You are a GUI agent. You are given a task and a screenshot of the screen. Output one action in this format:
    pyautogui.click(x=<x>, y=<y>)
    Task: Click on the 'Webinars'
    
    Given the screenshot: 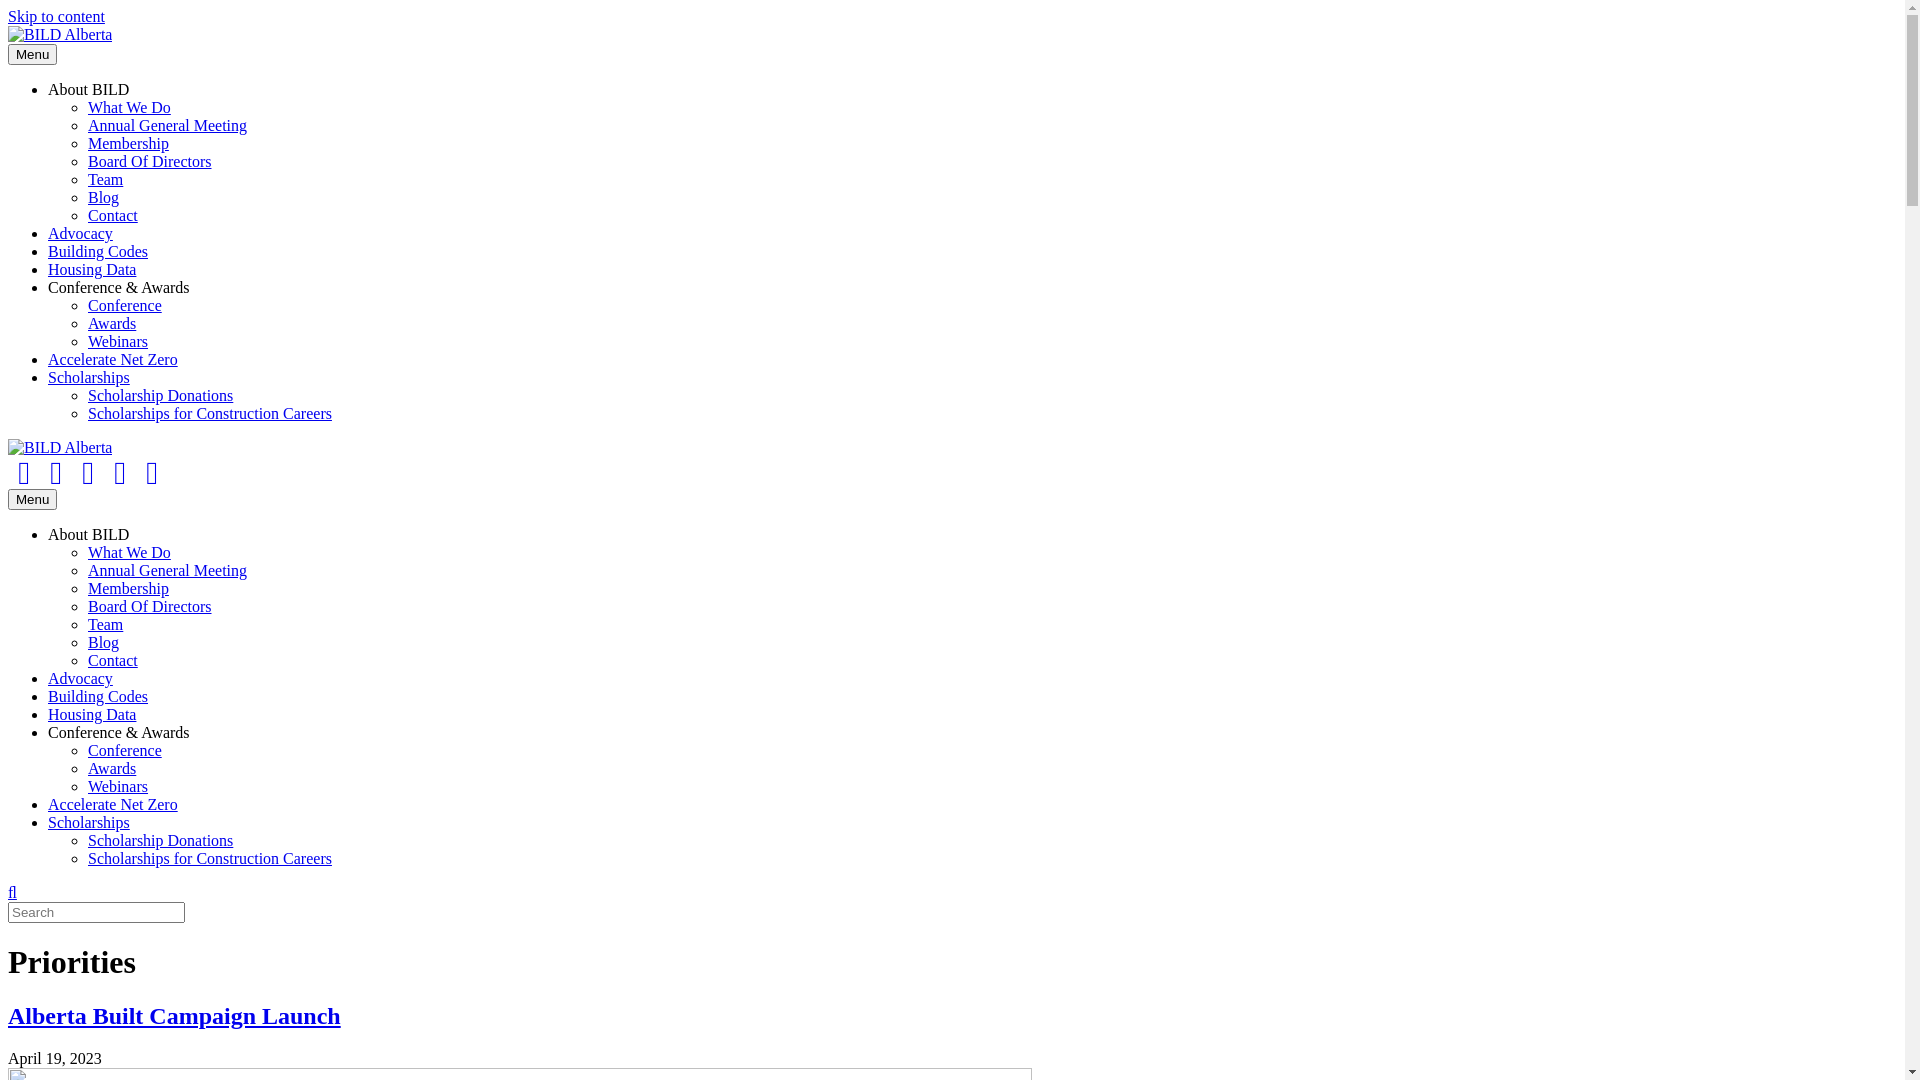 What is the action you would take?
    pyautogui.click(x=117, y=785)
    